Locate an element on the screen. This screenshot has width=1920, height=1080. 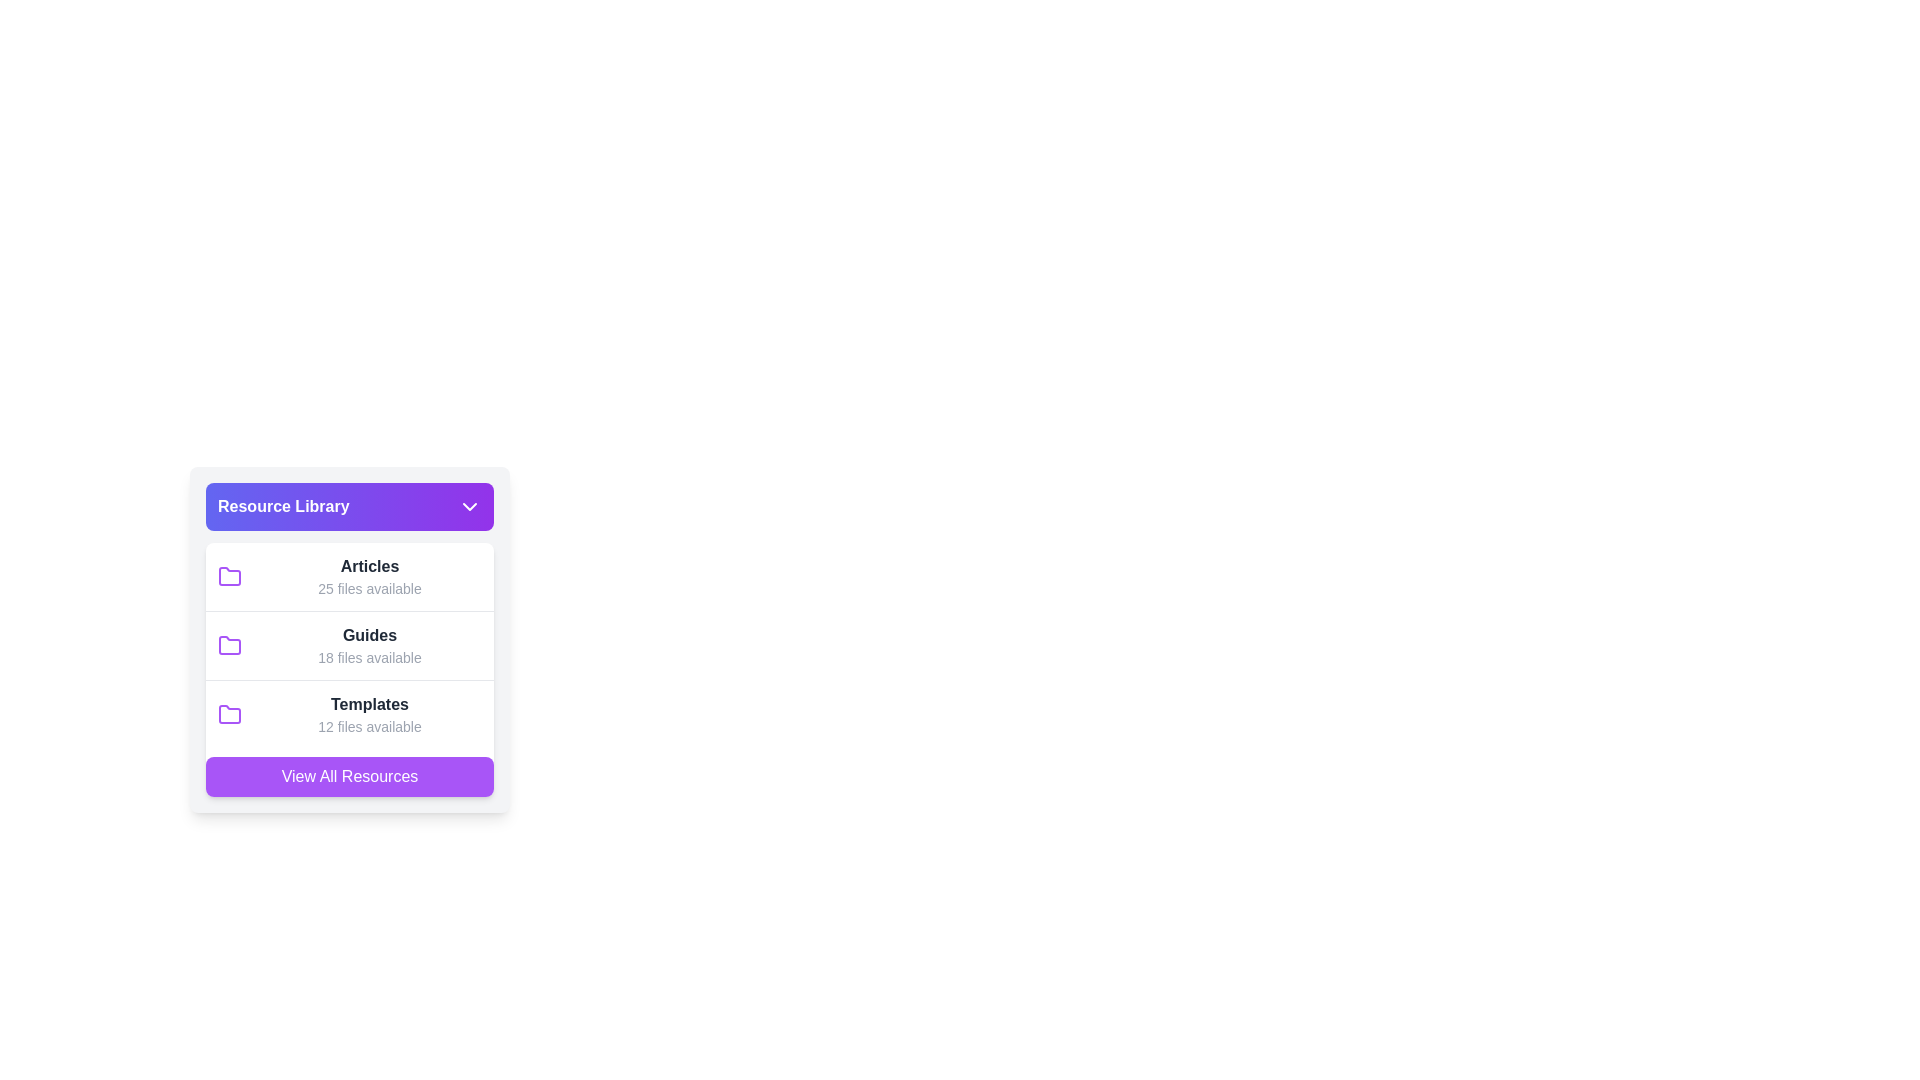
the interactive button located at the top of the resource library section is located at coordinates (350, 505).